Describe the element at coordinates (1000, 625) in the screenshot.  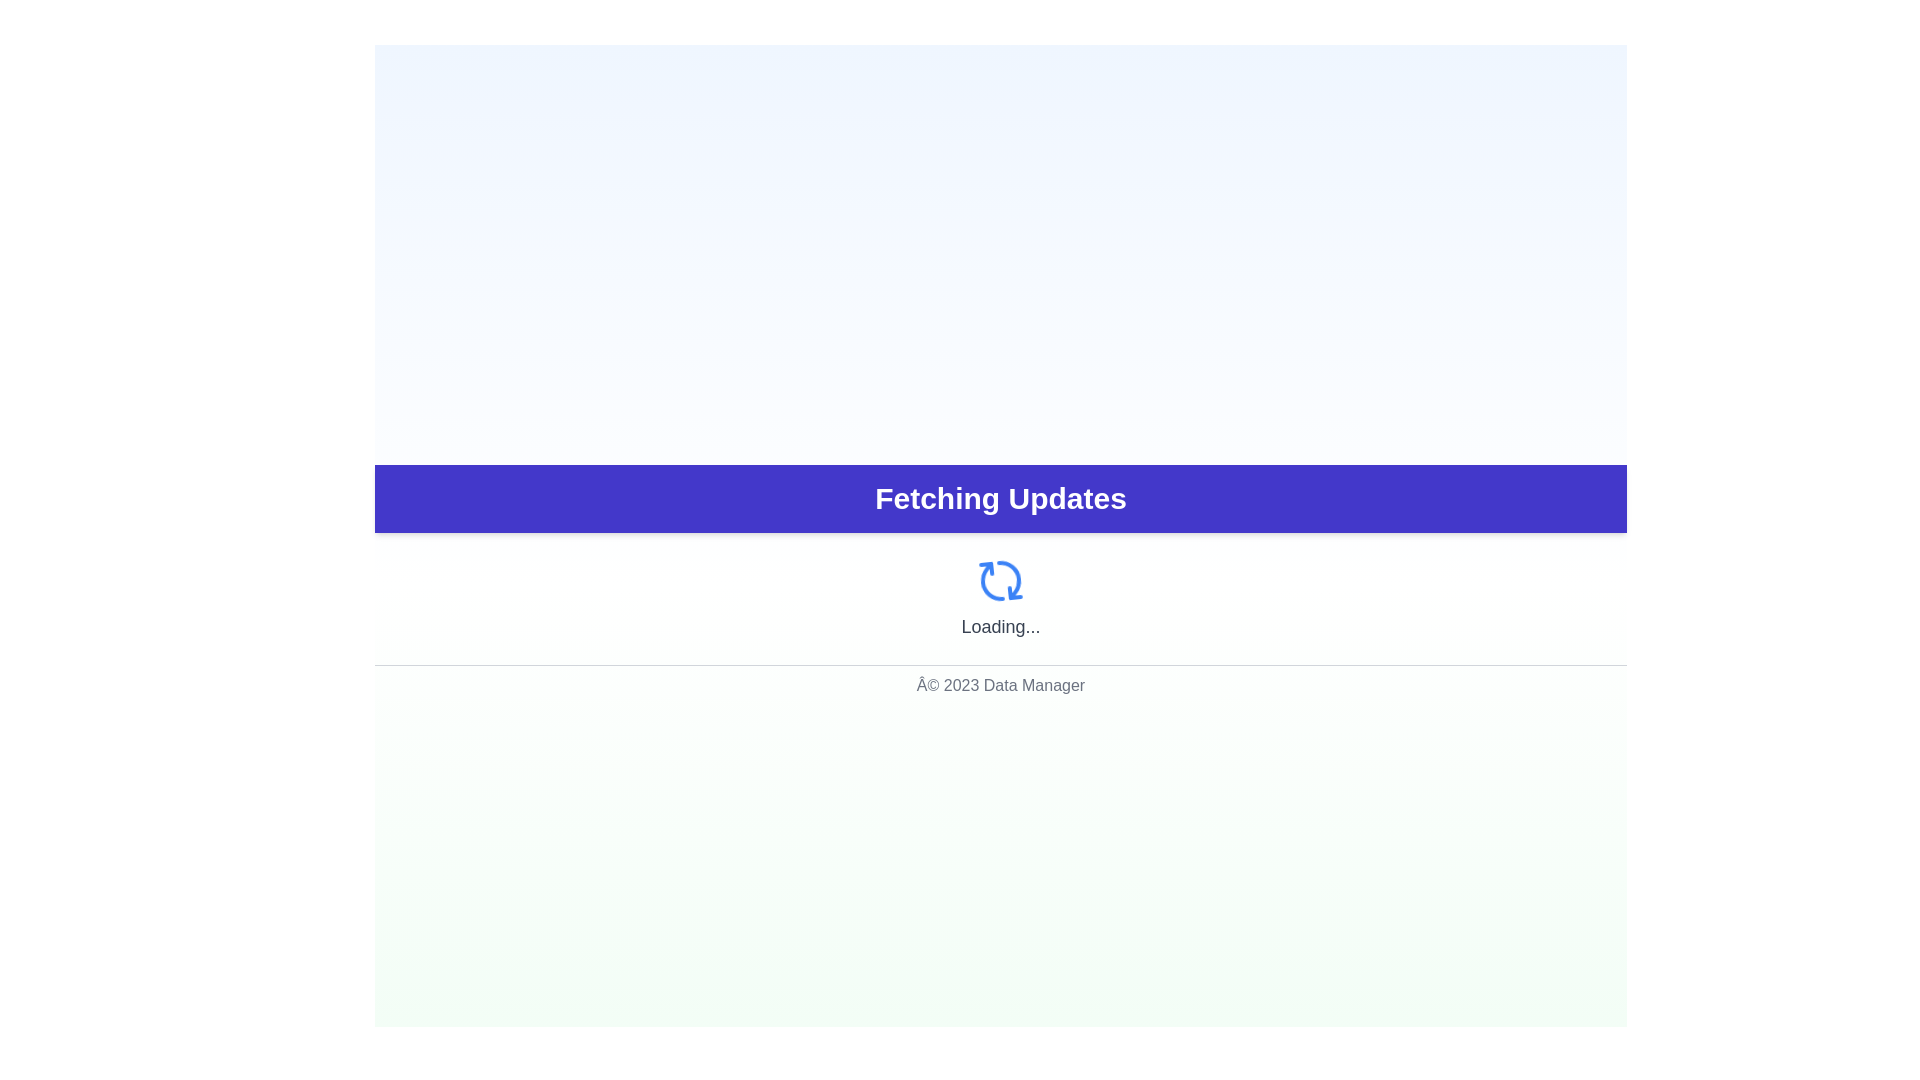
I see `the text label displaying 'Loading...' in gray color, located under the spinning circular icon and within a centered layout under the 'Fetching Updates' banner` at that location.